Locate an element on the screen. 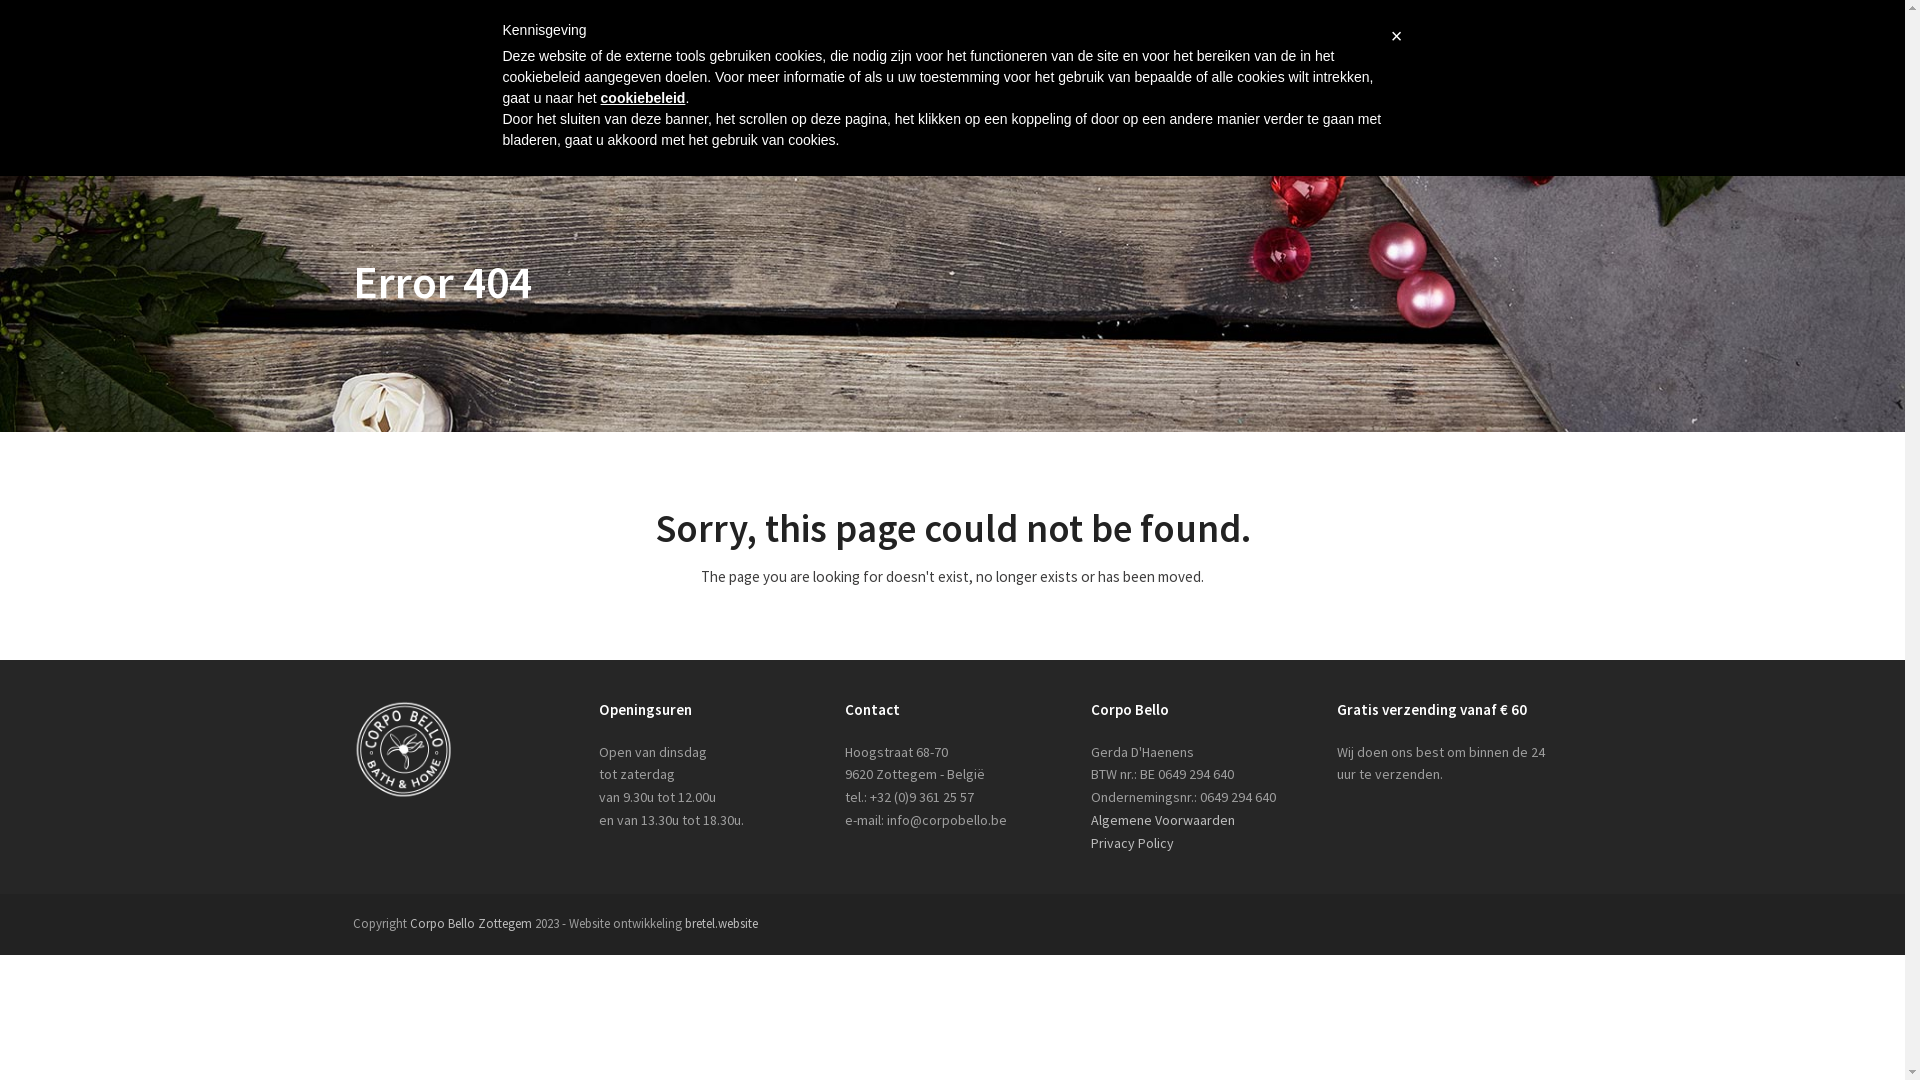  'cookiebeleid' is located at coordinates (643, 97).